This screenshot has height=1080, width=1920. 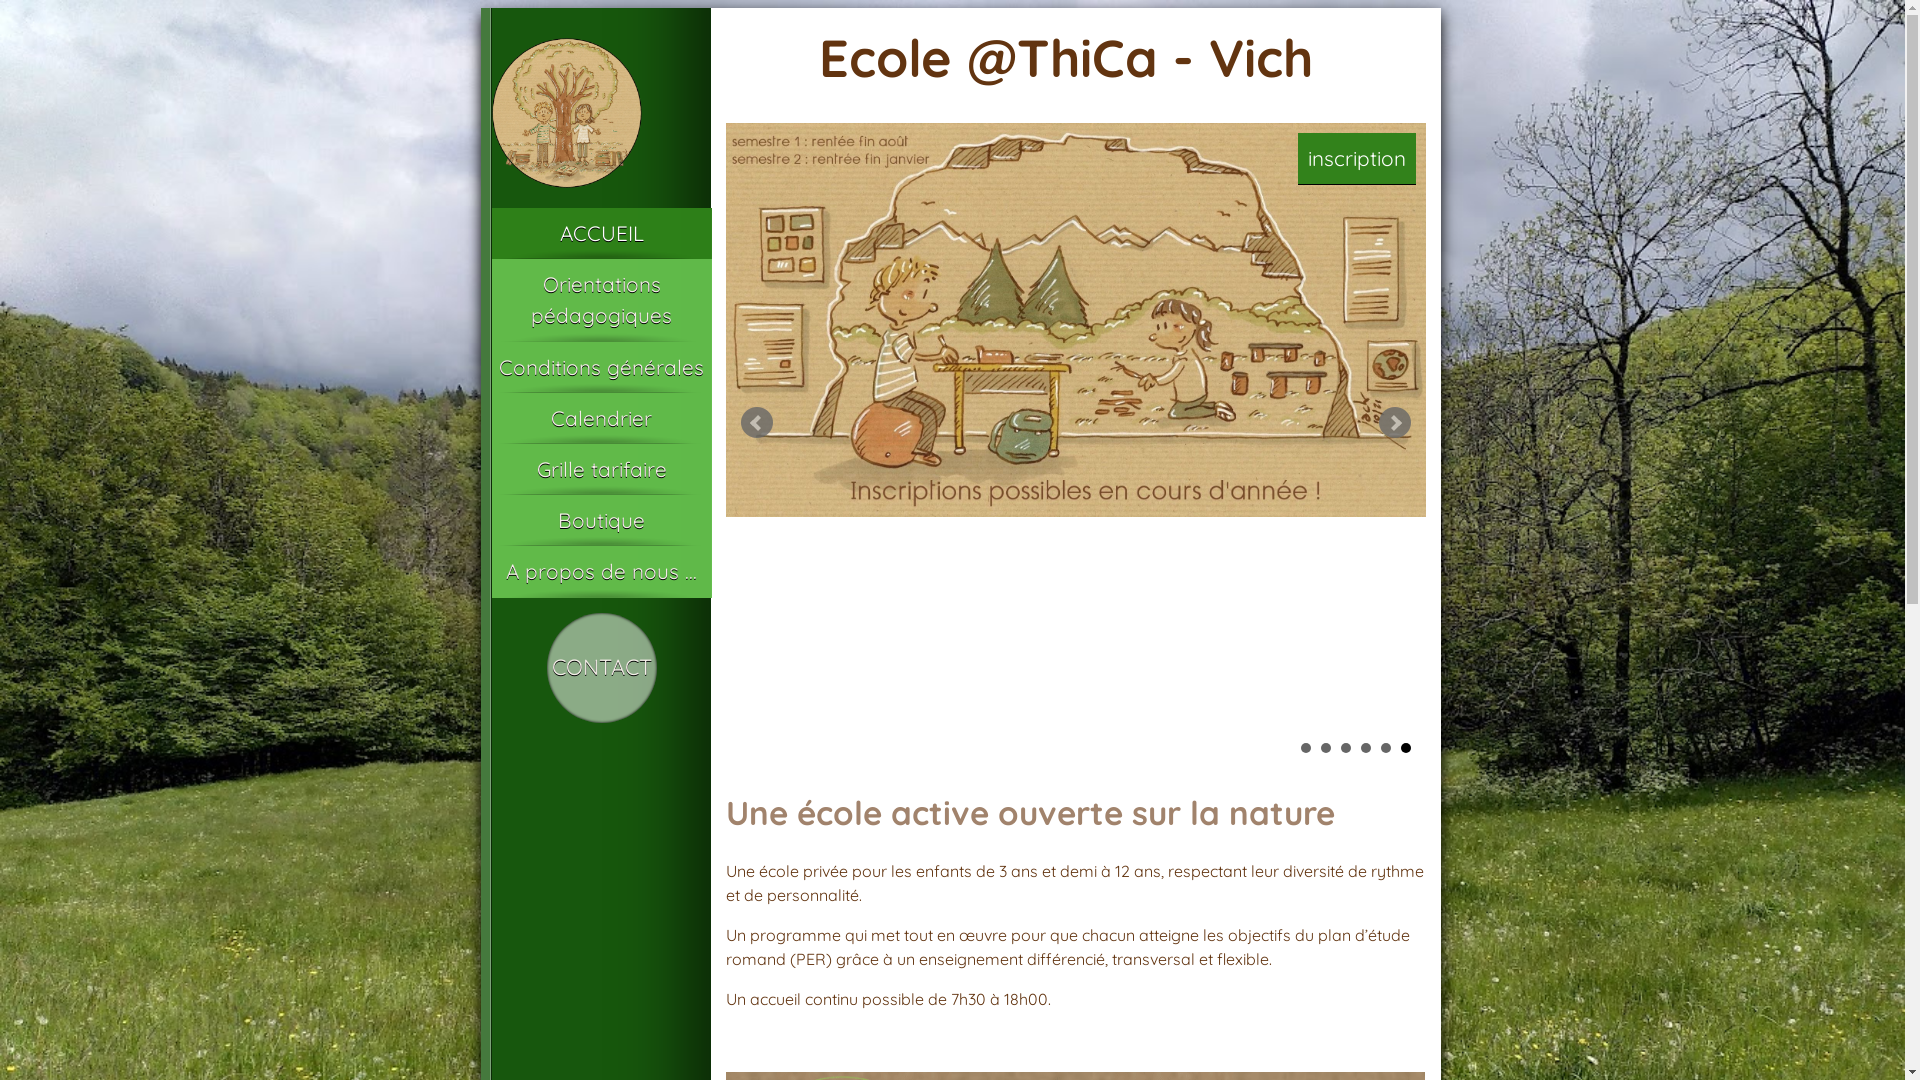 What do you see at coordinates (1305, 748) in the screenshot?
I see `'1'` at bounding box center [1305, 748].